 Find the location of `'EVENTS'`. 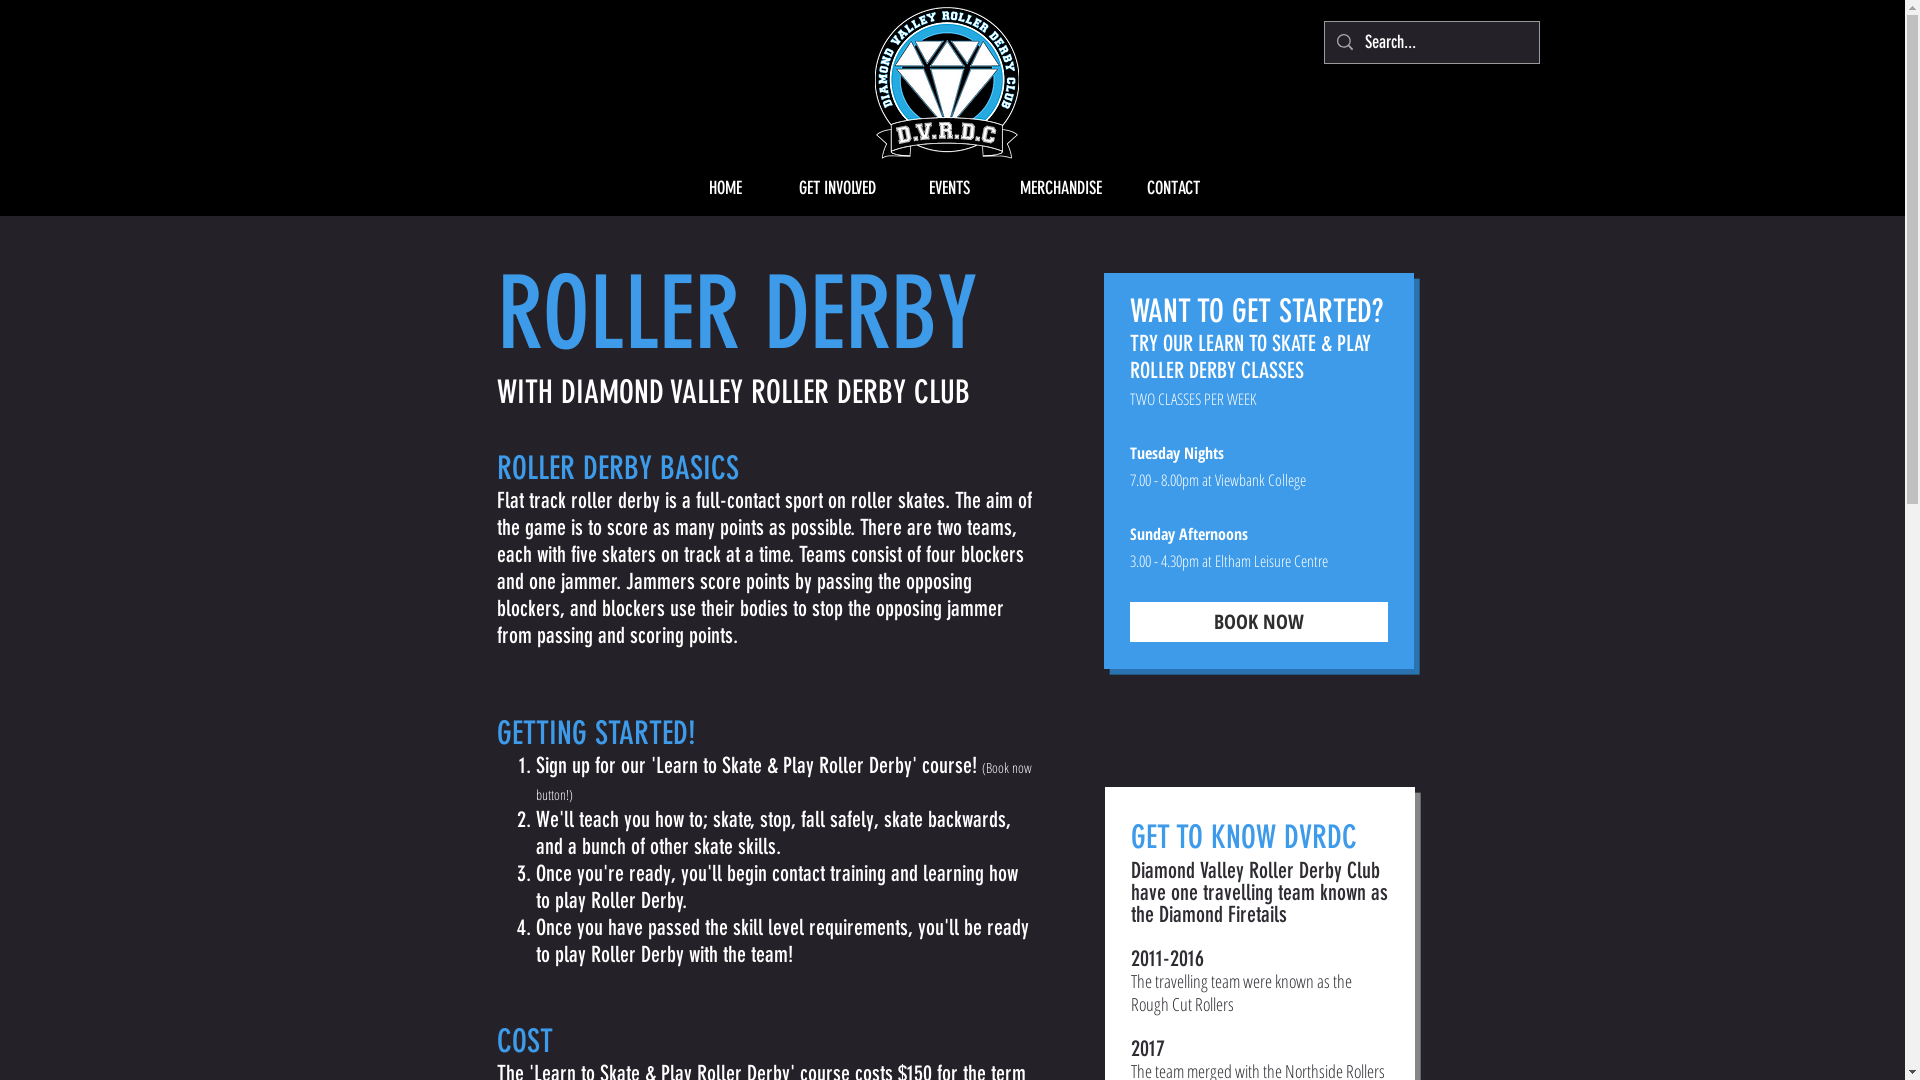

'EVENTS' is located at coordinates (891, 188).